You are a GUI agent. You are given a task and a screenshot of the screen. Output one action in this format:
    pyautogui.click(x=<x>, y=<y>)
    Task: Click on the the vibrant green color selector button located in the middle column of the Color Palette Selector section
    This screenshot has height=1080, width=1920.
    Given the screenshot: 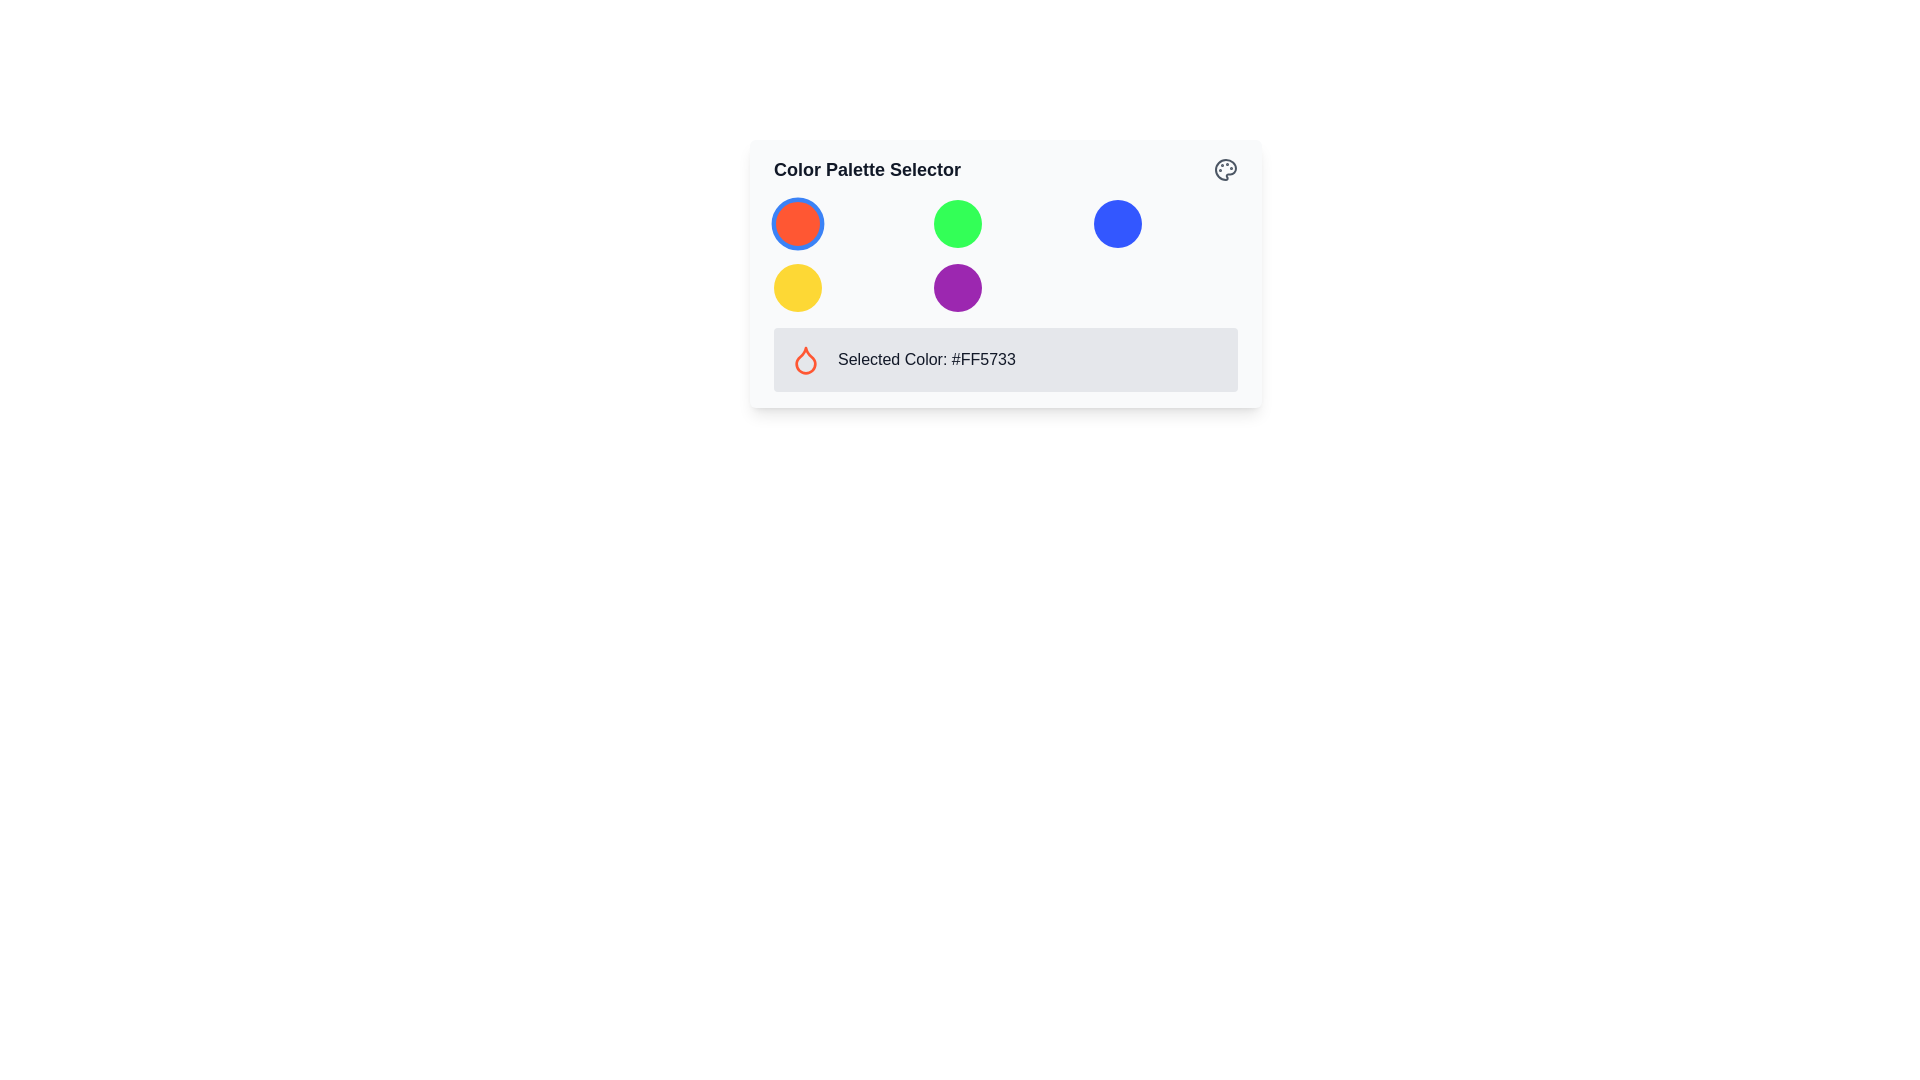 What is the action you would take?
    pyautogui.click(x=957, y=223)
    